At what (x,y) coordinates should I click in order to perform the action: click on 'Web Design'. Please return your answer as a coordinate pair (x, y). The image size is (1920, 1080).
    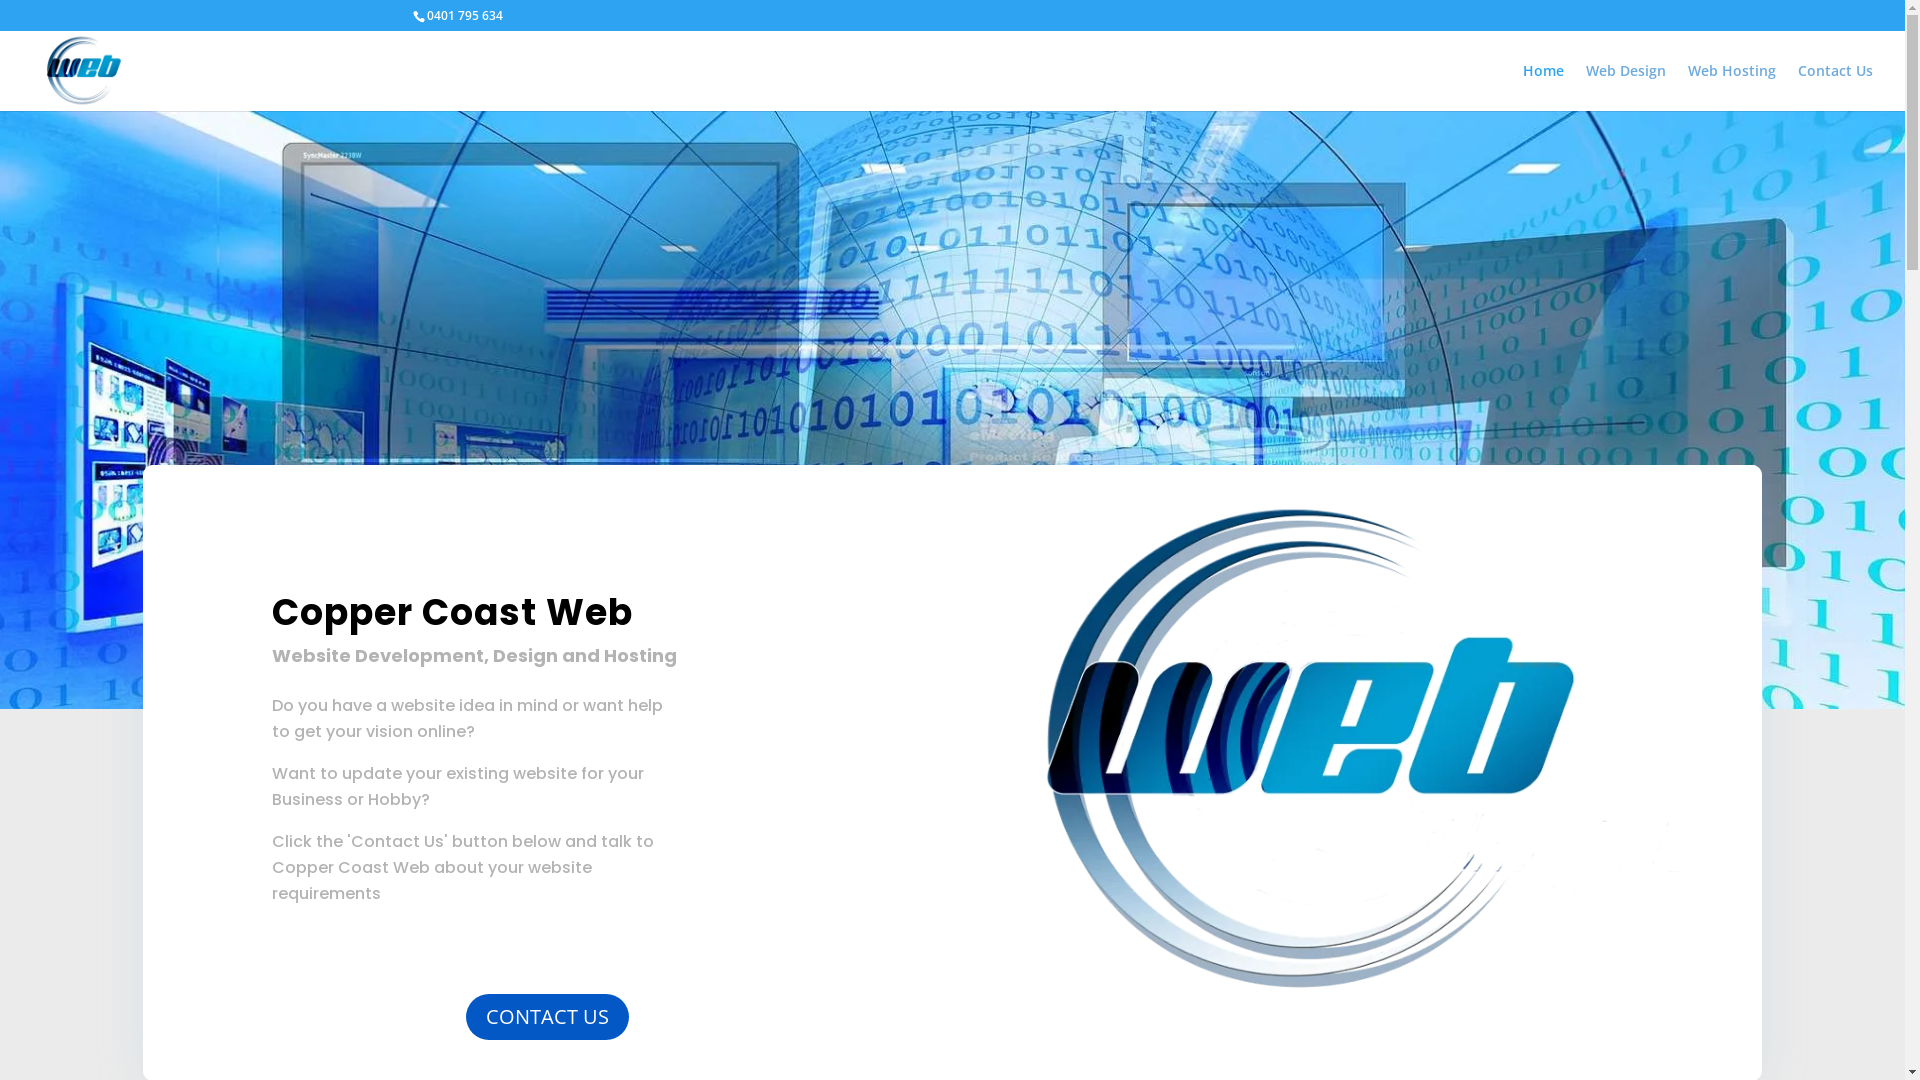
    Looking at the image, I should click on (1626, 86).